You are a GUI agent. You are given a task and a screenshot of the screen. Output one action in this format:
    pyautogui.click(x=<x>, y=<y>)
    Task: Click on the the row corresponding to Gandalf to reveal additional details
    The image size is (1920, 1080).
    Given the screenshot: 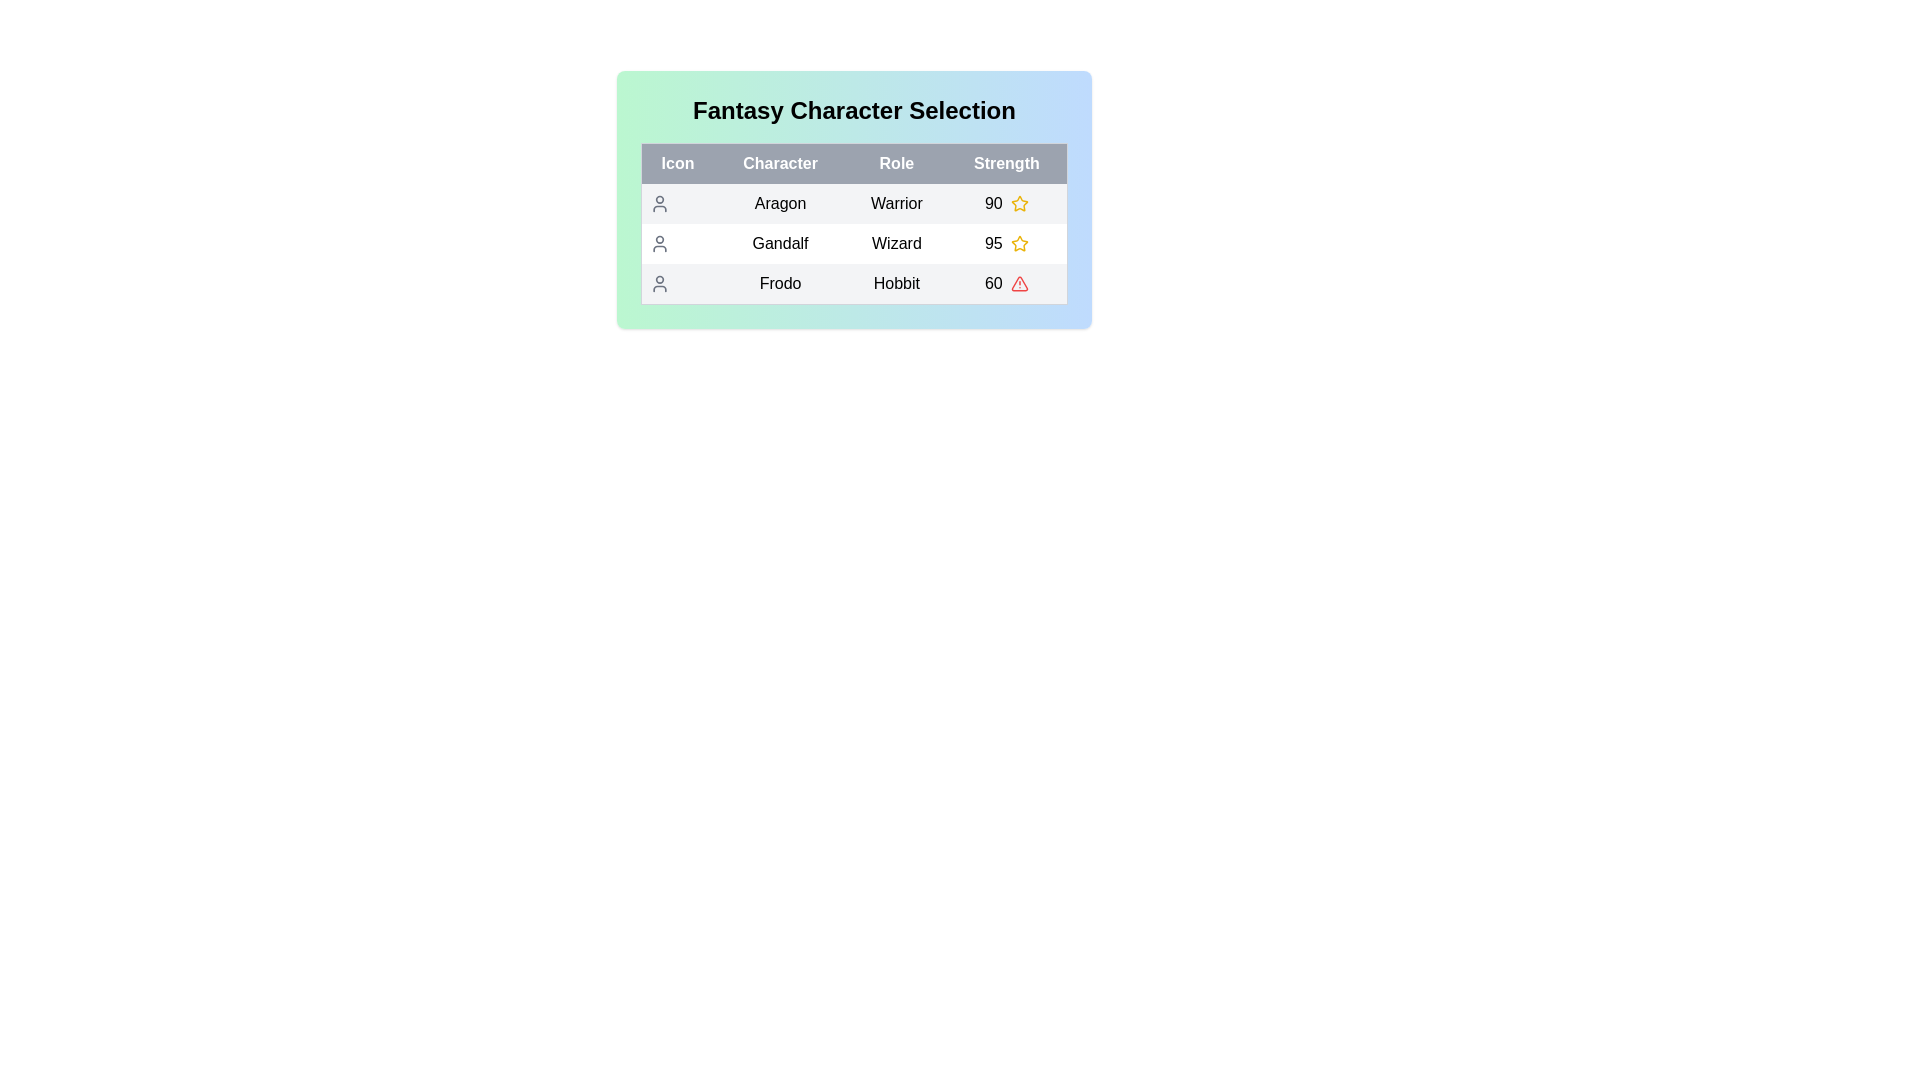 What is the action you would take?
    pyautogui.click(x=854, y=242)
    